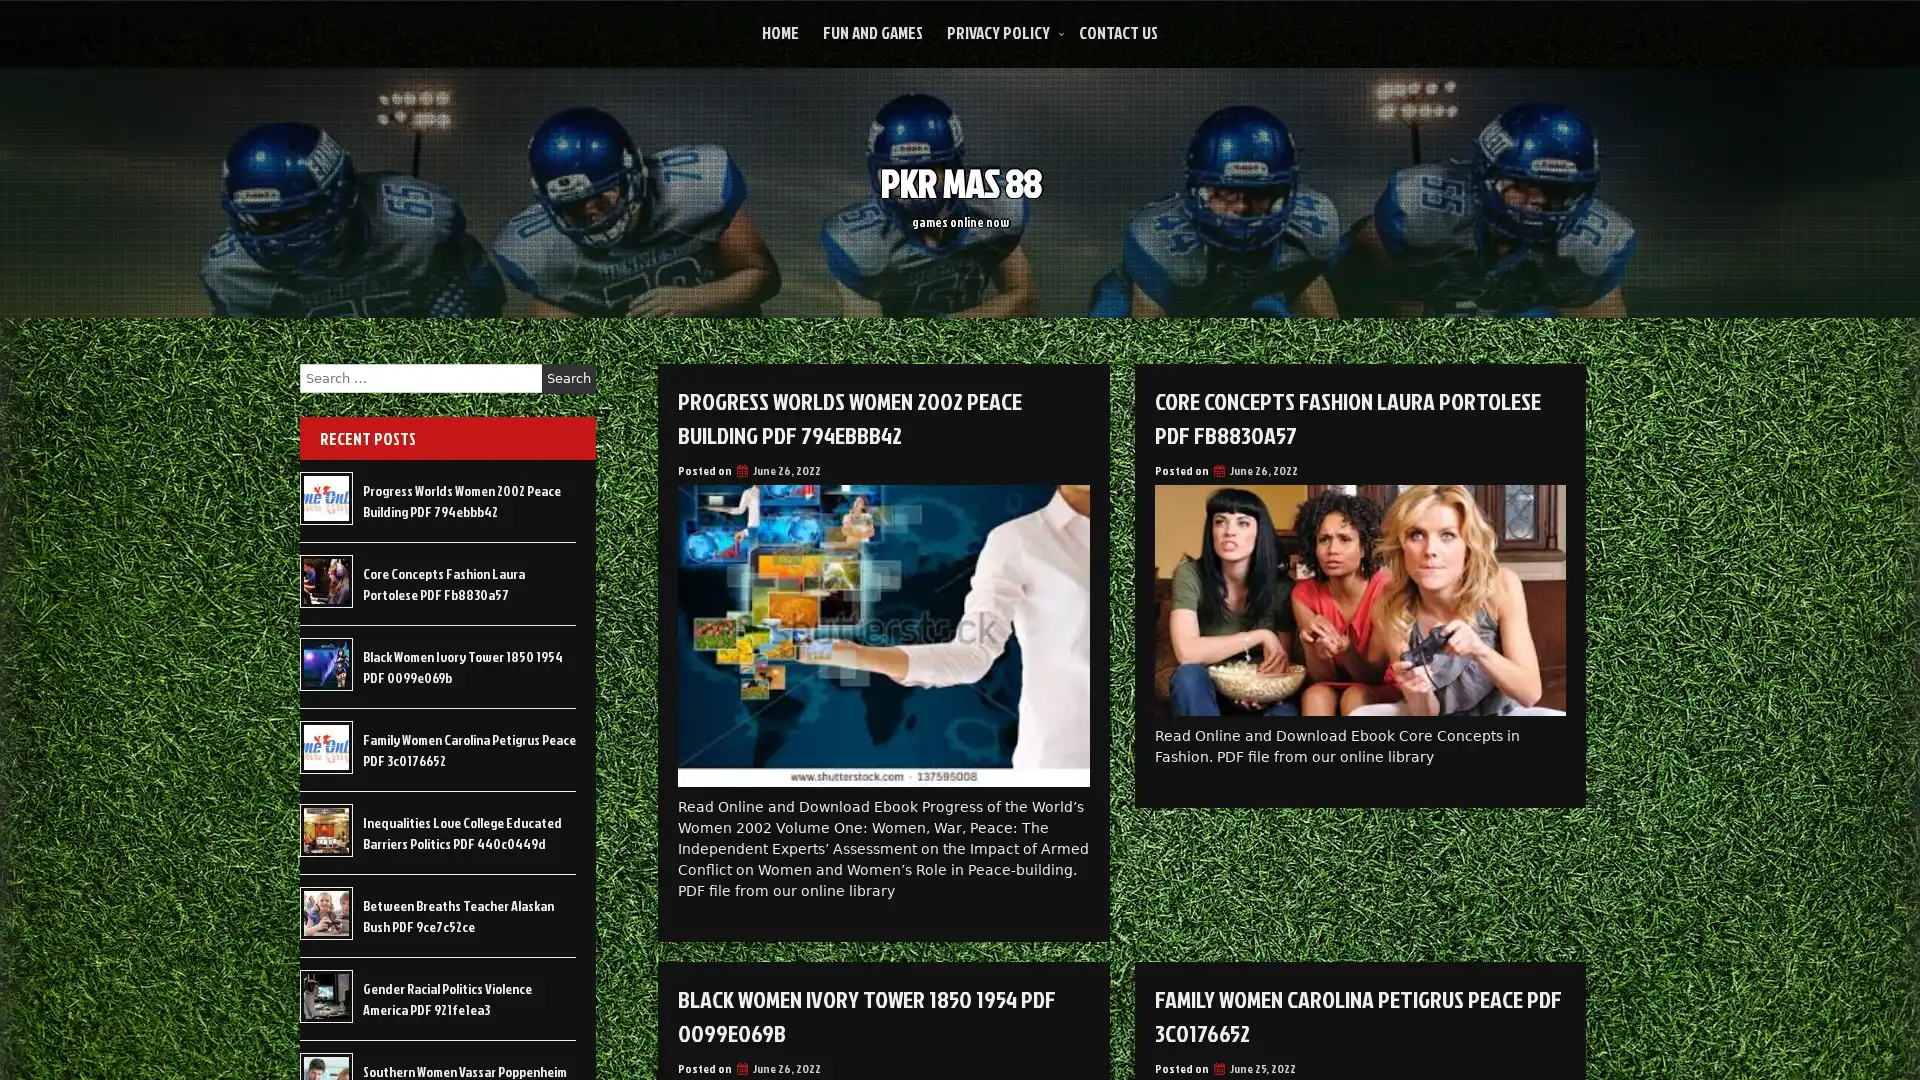 The height and width of the screenshot is (1080, 1920). I want to click on Search, so click(568, 378).